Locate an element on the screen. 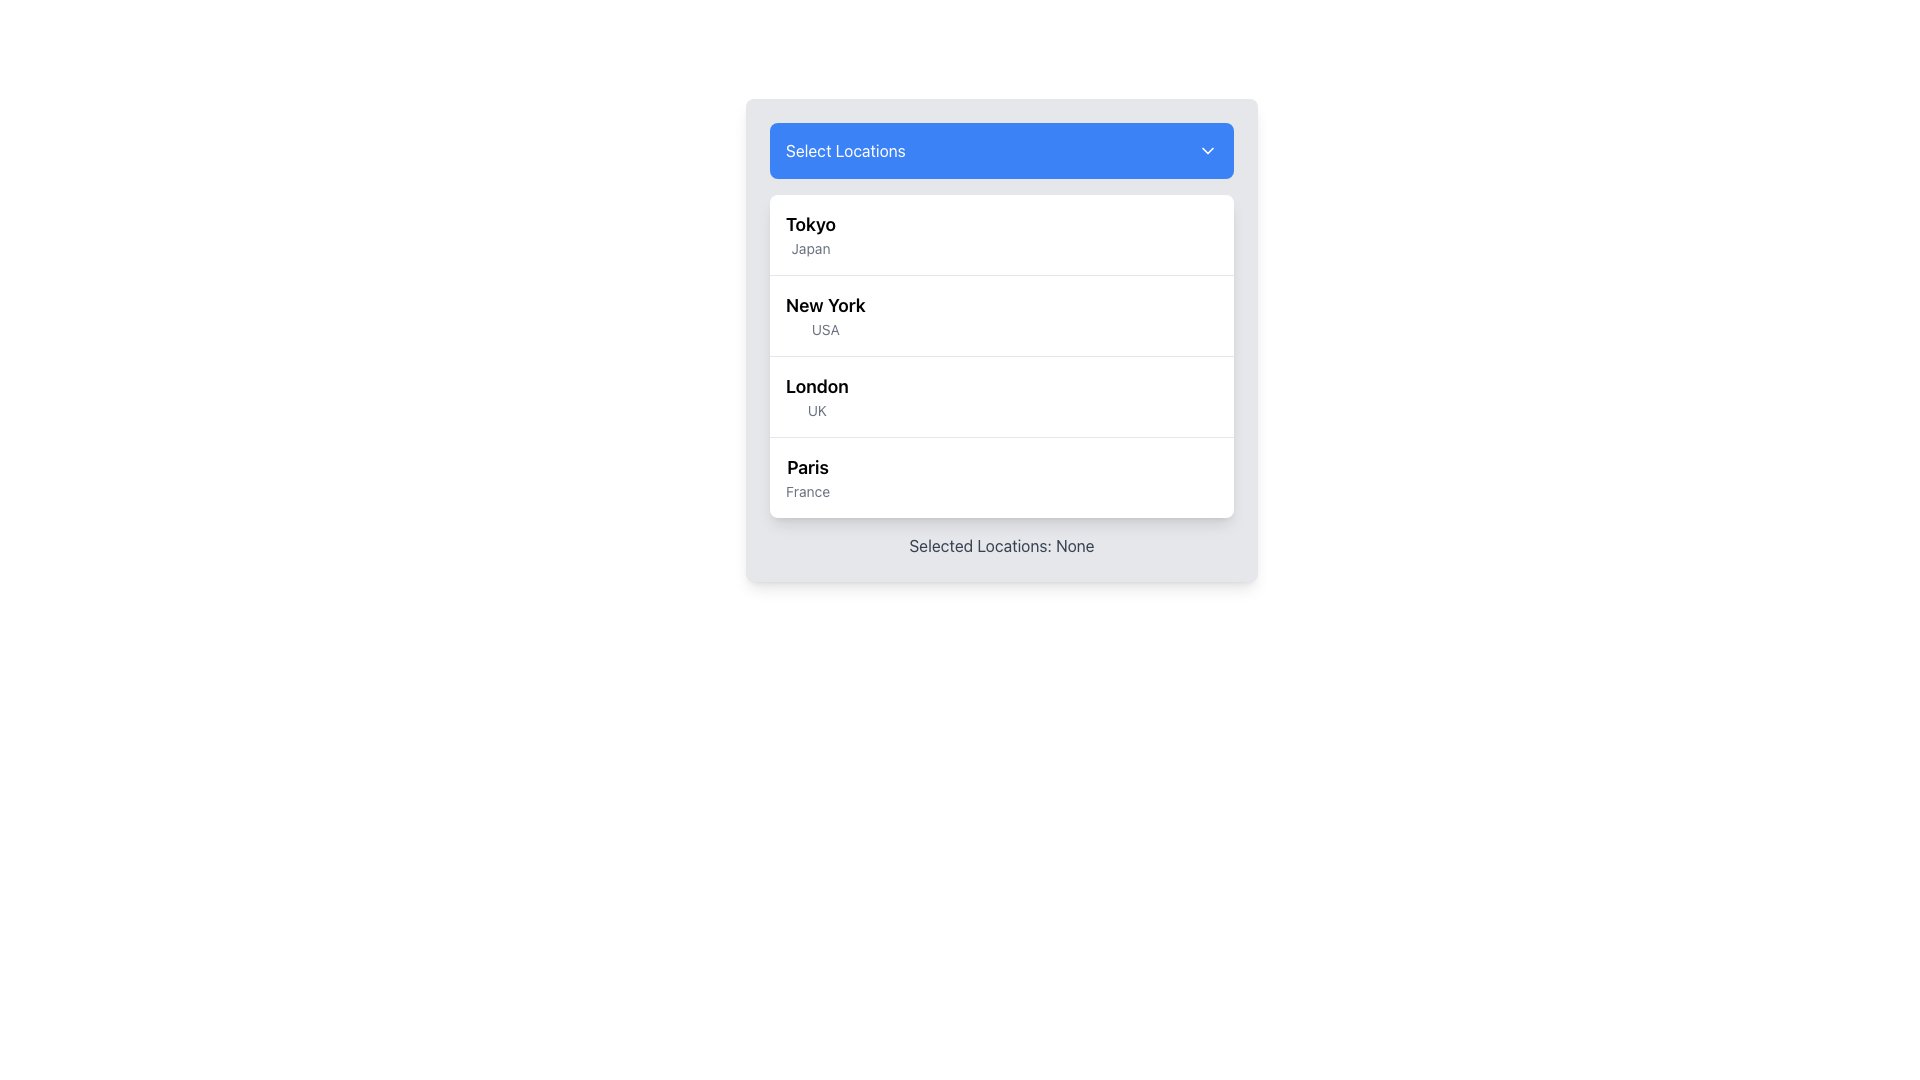  keyboard navigation is located at coordinates (825, 305).